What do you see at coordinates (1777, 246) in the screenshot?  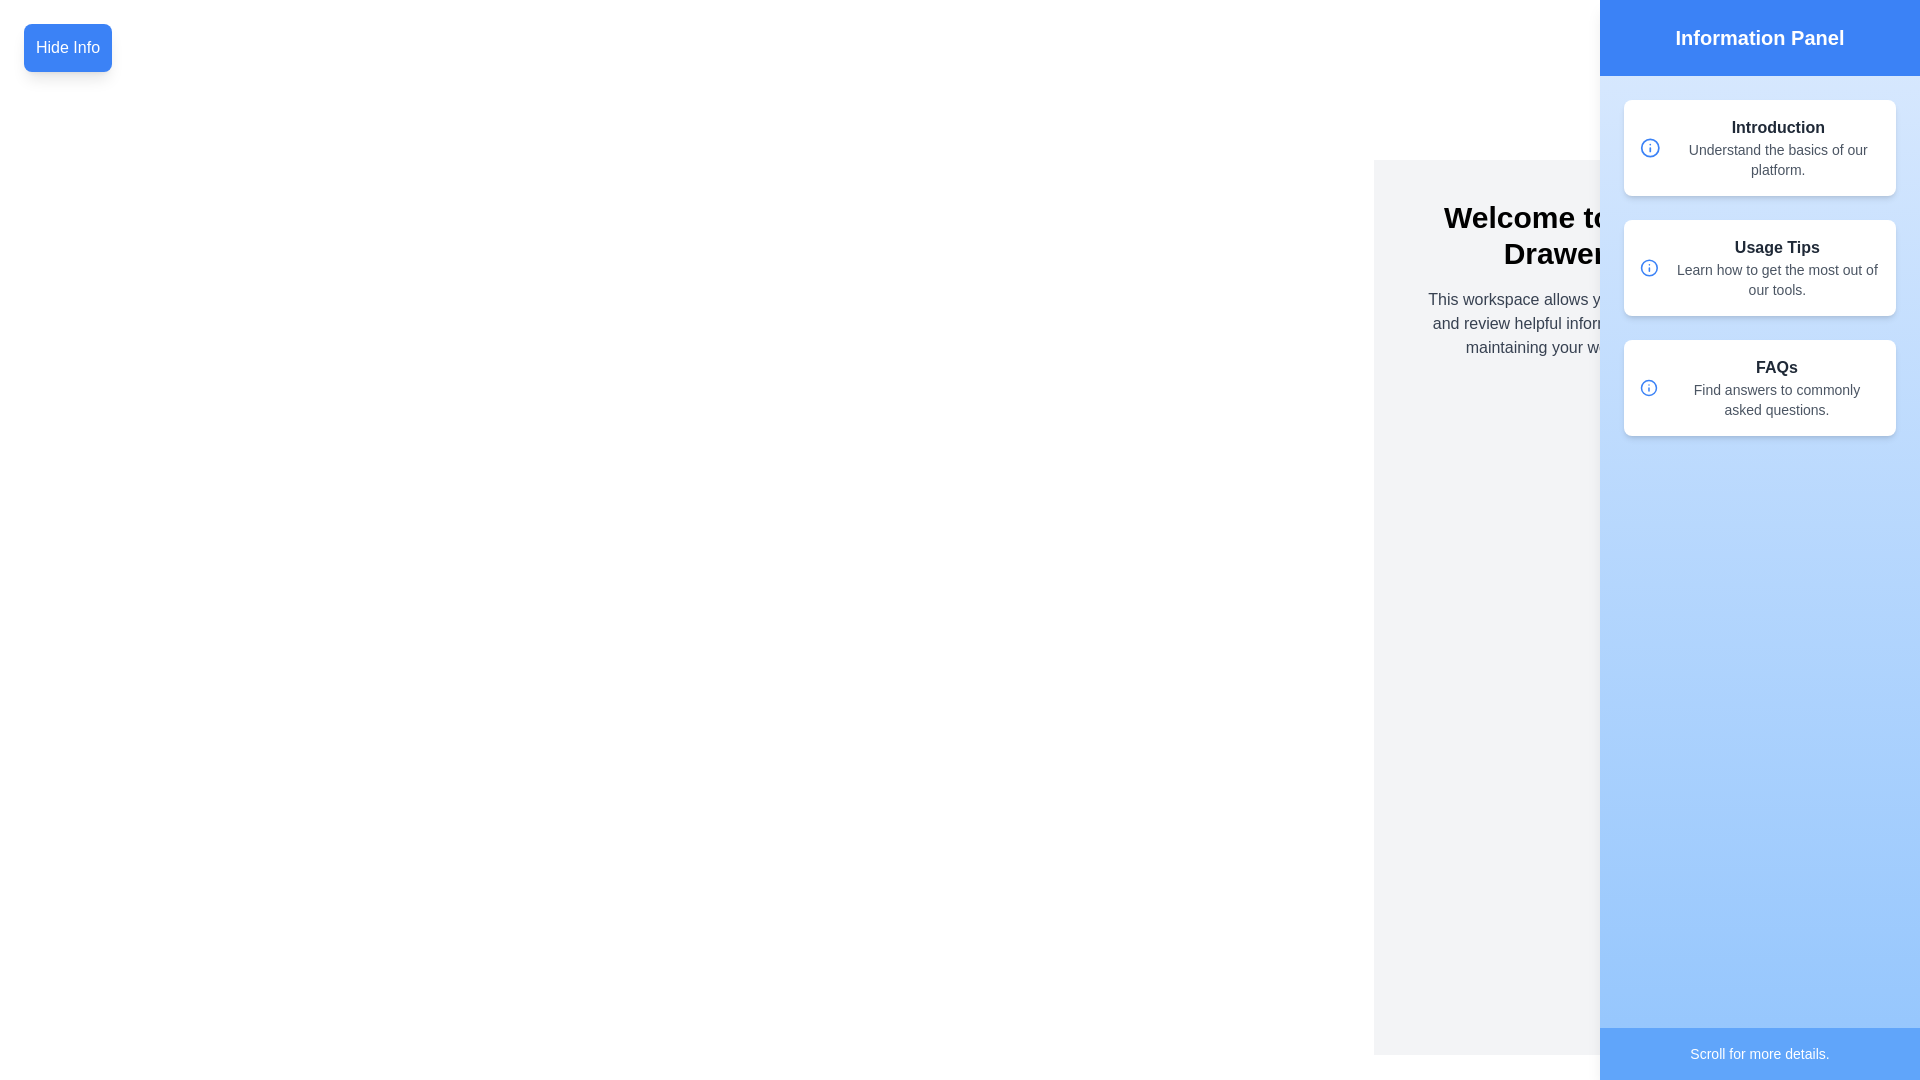 I see `the bold text label 'Usage Tips' located at the top of the text section within the highlighted card in the right-side 'Information Panel'` at bounding box center [1777, 246].